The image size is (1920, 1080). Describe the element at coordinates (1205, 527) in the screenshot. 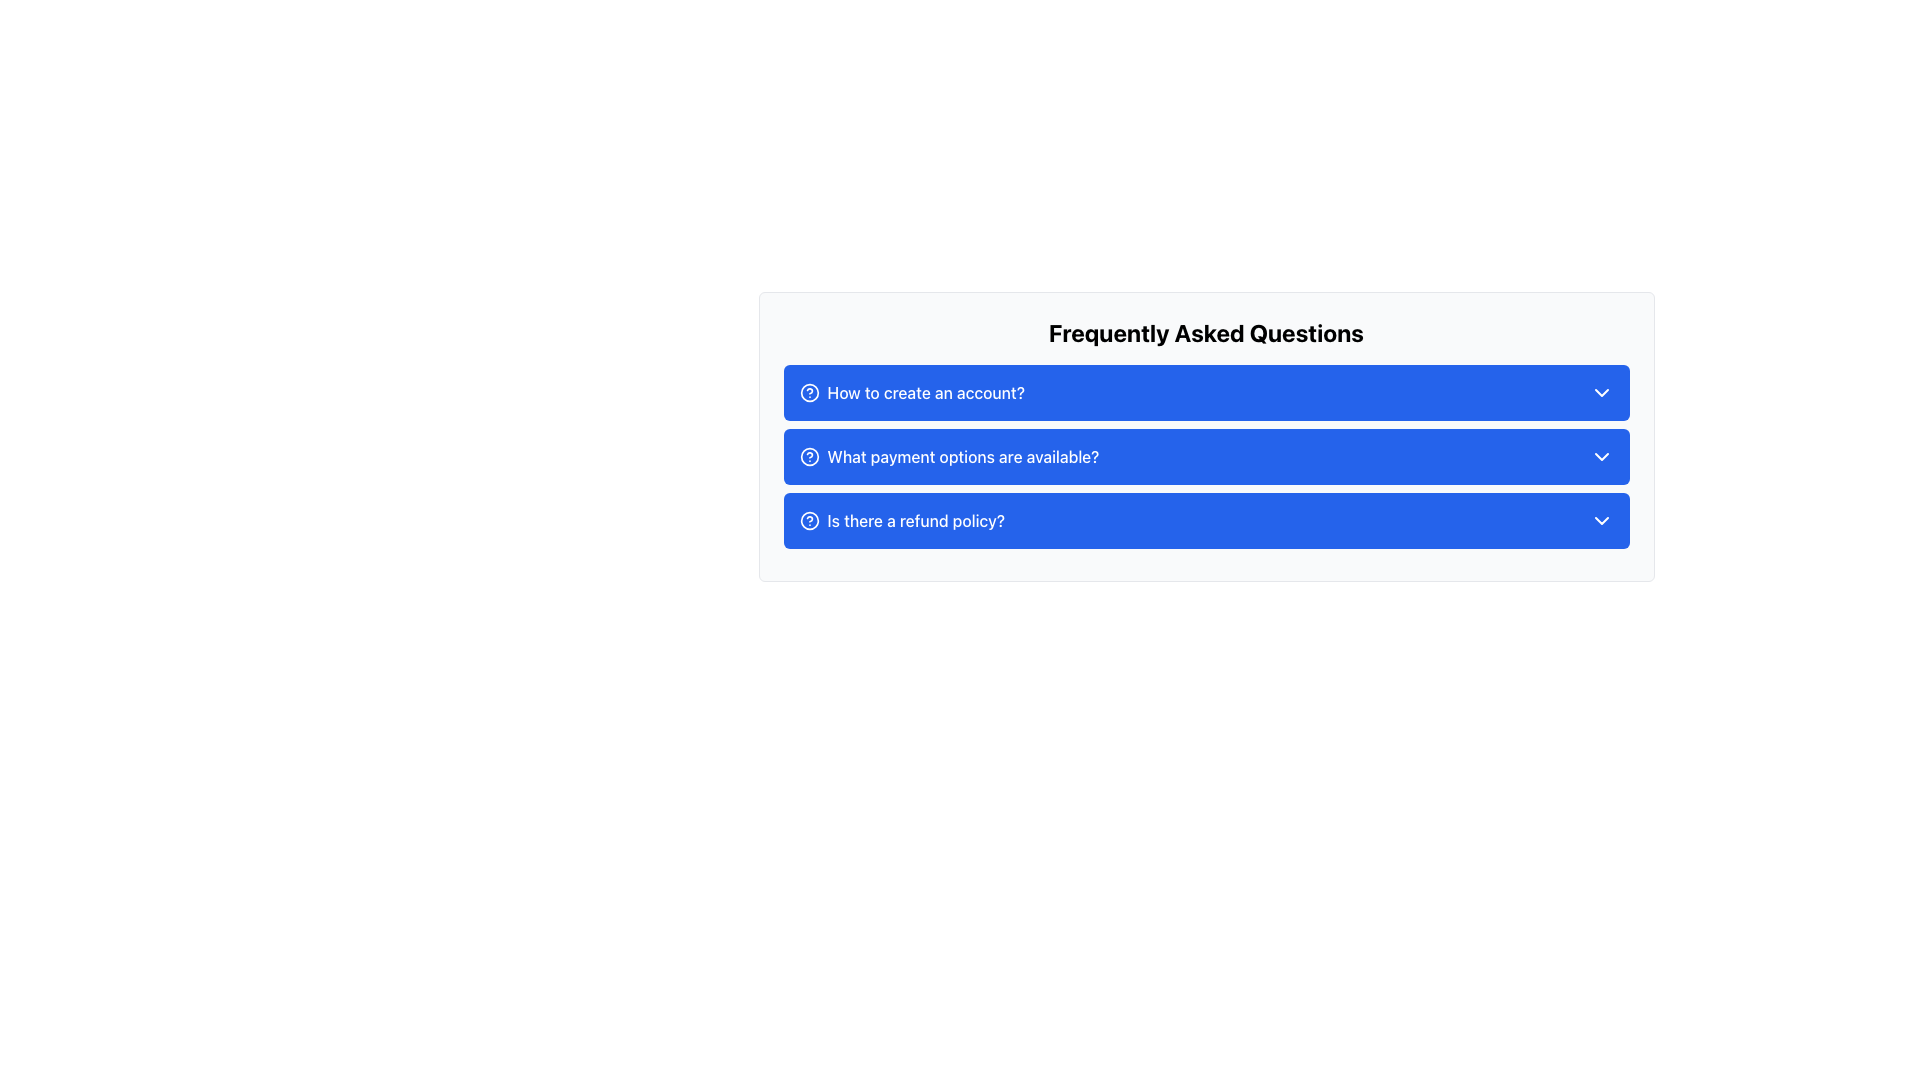

I see `the third accordion item in the FAQ section` at that location.